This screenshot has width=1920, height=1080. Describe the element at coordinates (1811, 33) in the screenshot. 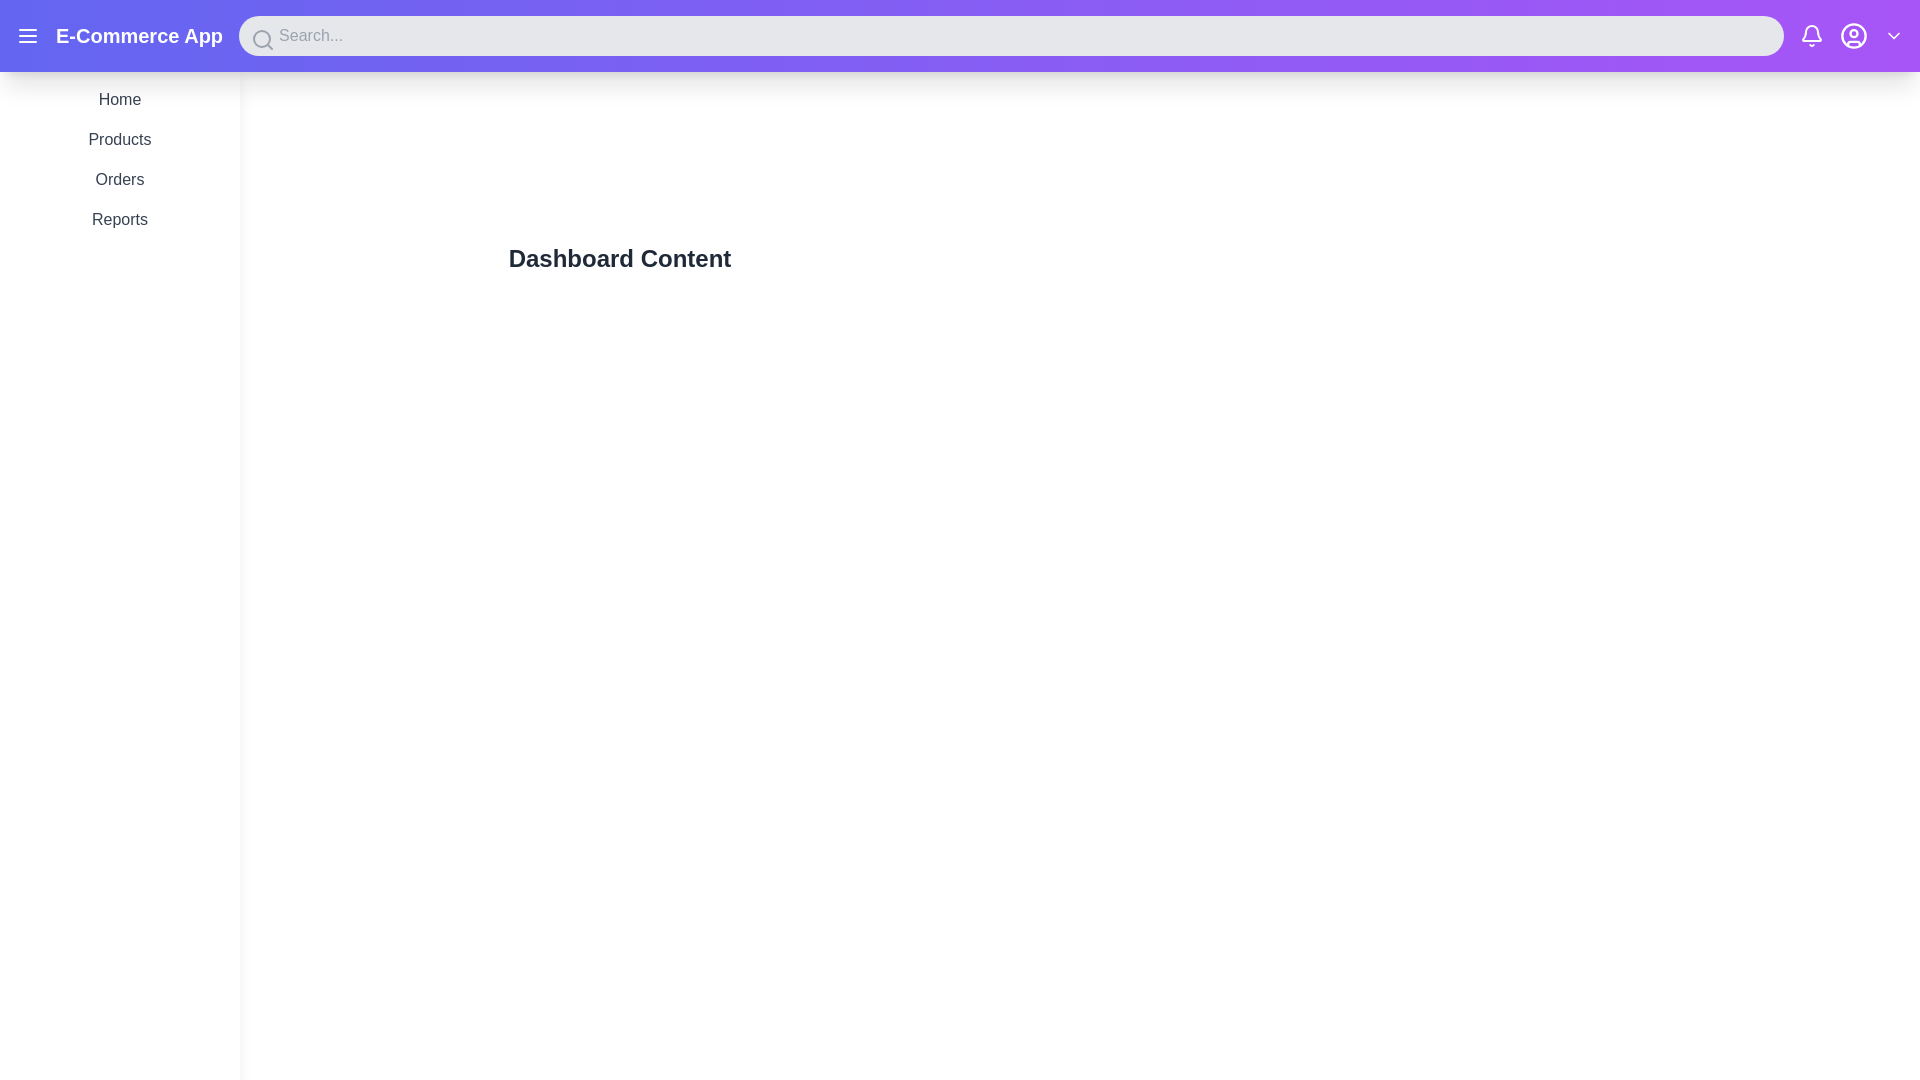

I see `the notification indicator icon located in the top-right corner of the interface, which is part of an SVG icon group representing a notification bell` at that location.